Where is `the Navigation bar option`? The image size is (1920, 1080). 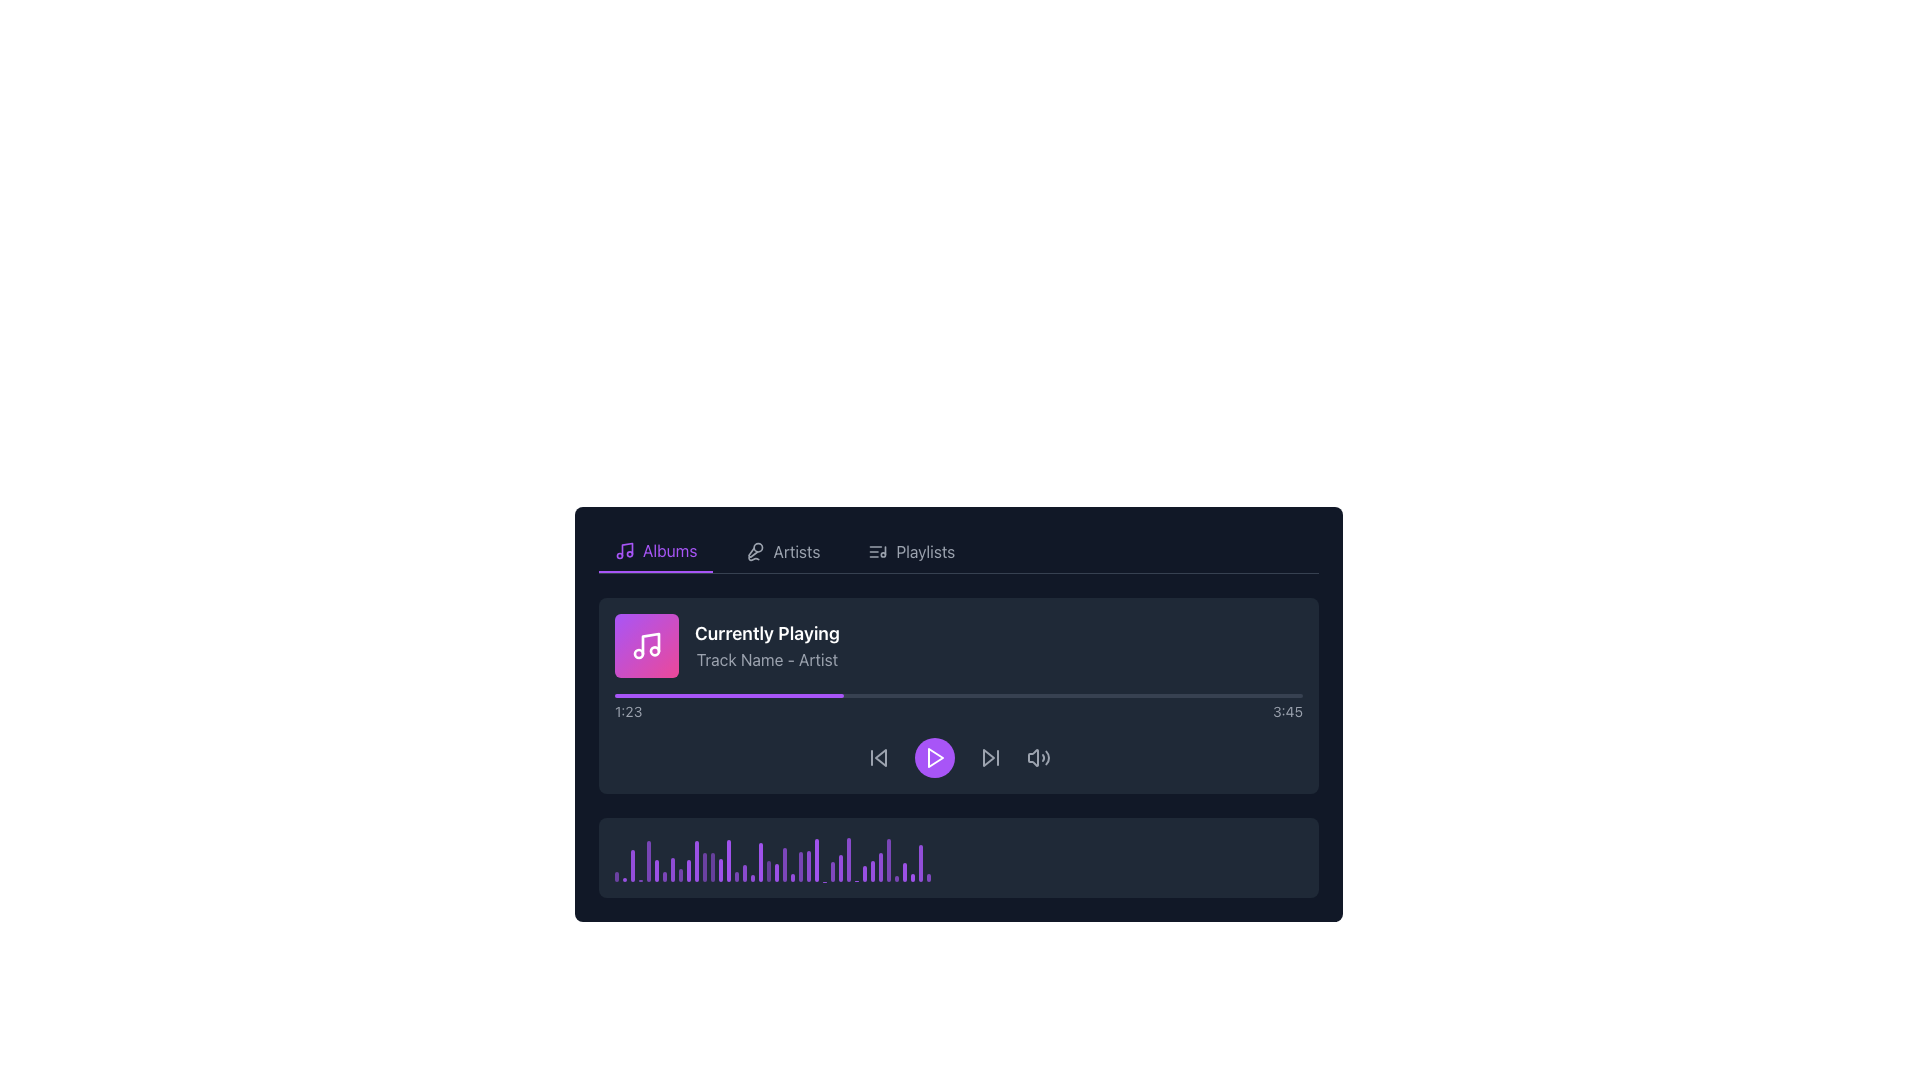
the Navigation bar option is located at coordinates (958, 552).